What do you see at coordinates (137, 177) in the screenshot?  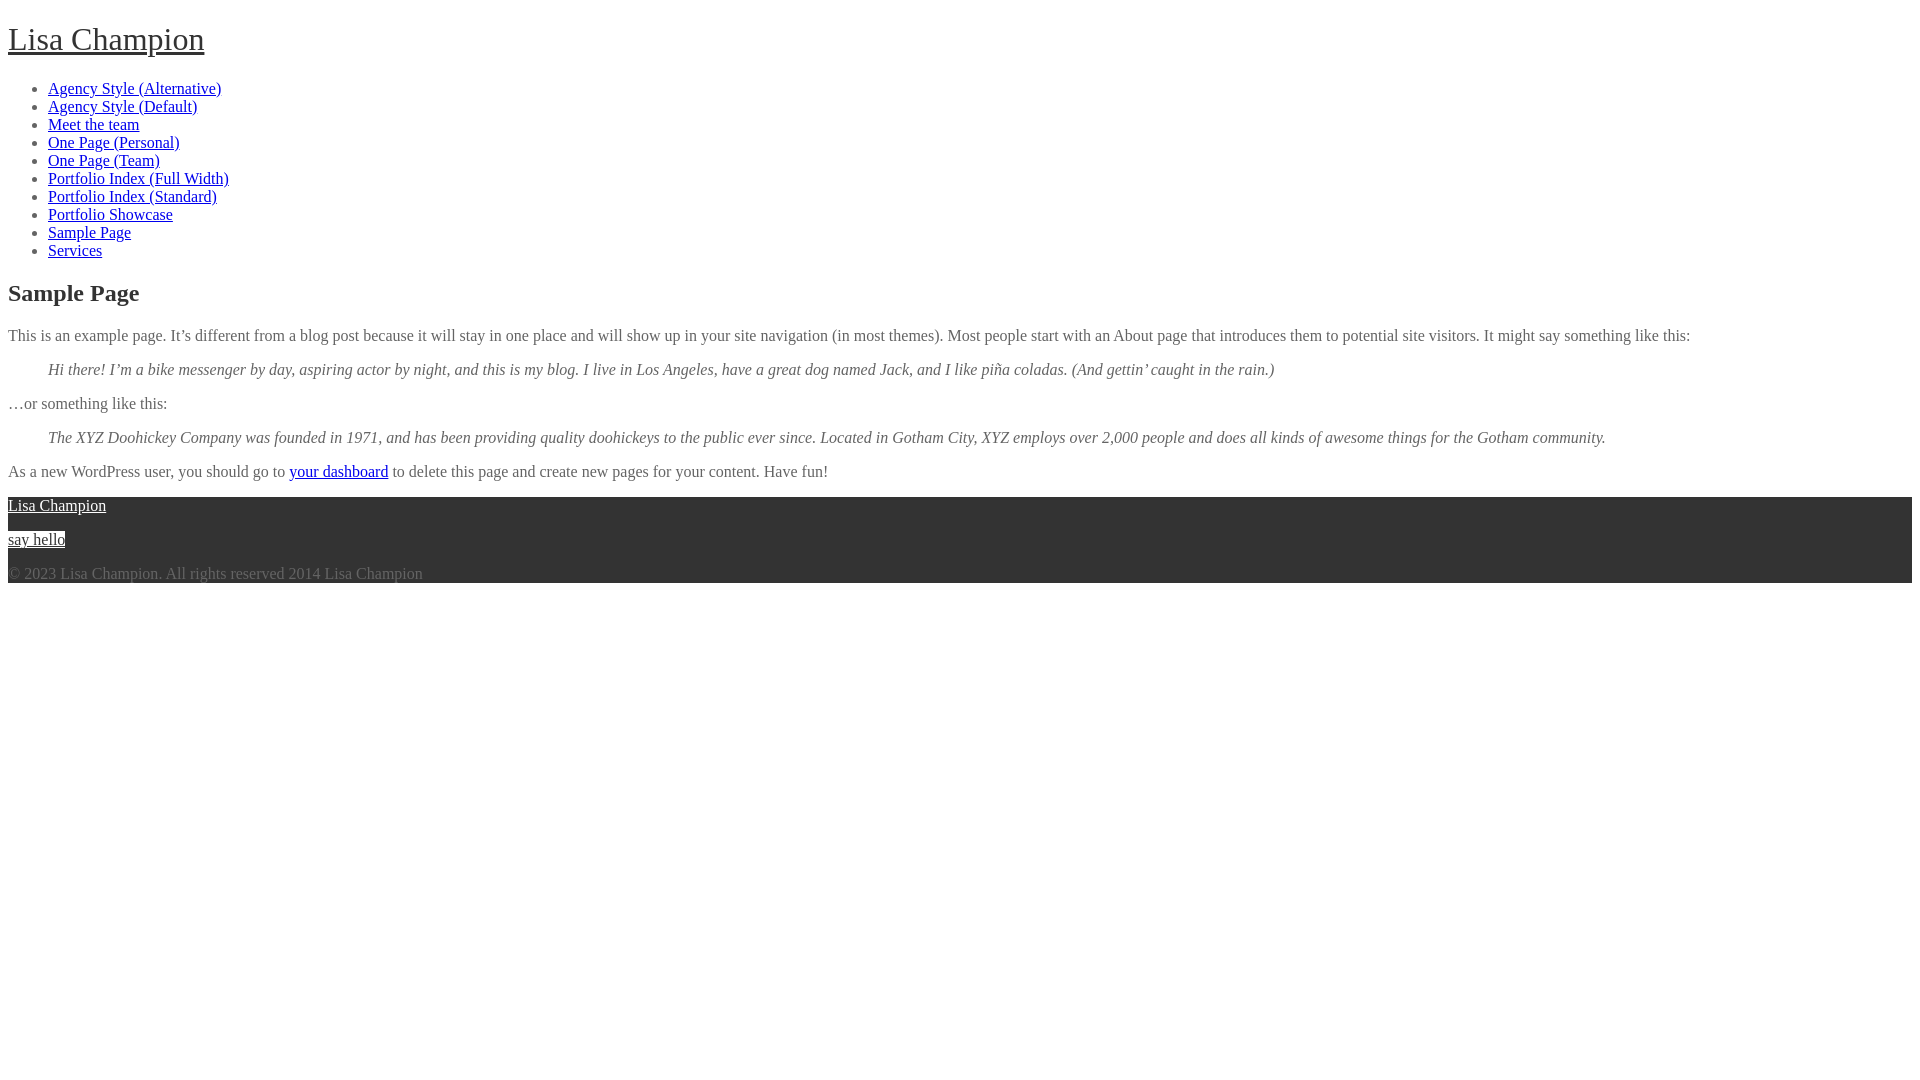 I see `'Portfolio Index (Full Width)'` at bounding box center [137, 177].